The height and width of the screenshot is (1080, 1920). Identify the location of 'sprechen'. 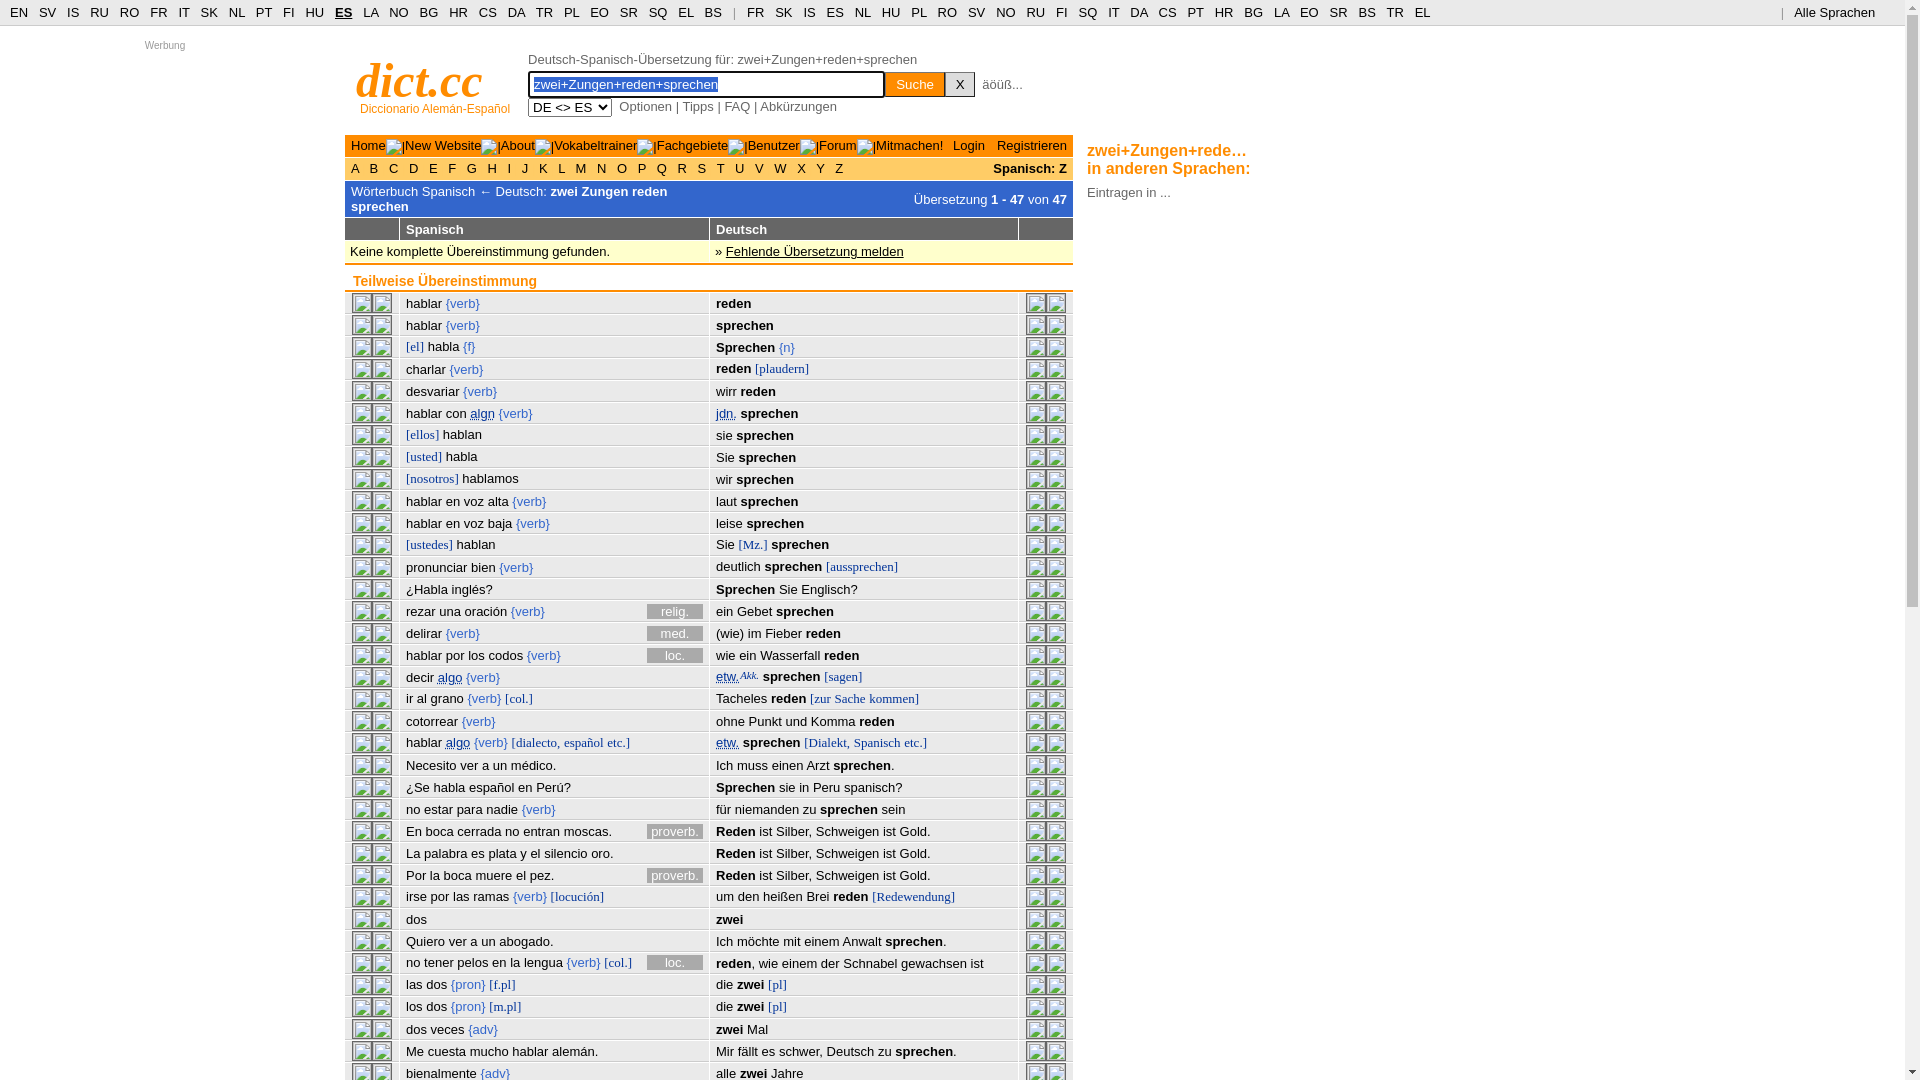
(763, 479).